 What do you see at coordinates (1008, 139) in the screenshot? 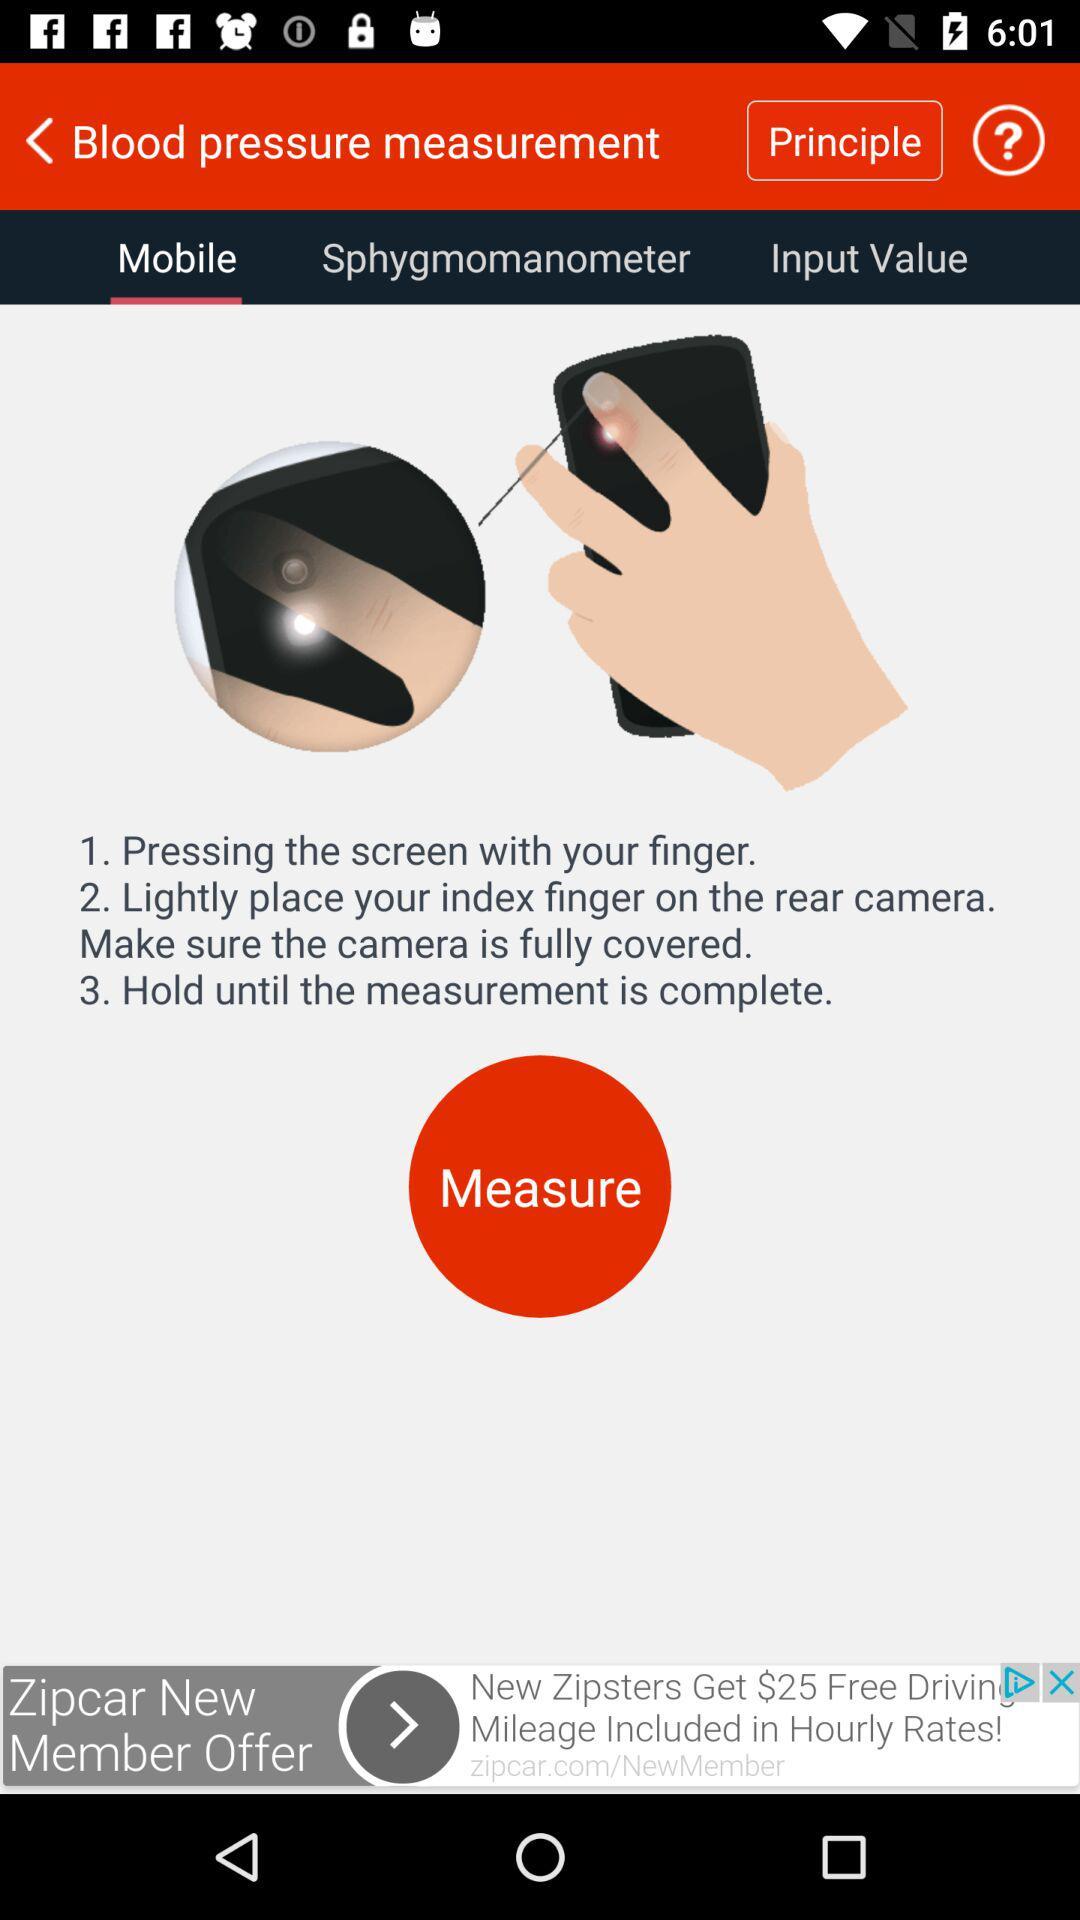
I see `the question mark option` at bounding box center [1008, 139].